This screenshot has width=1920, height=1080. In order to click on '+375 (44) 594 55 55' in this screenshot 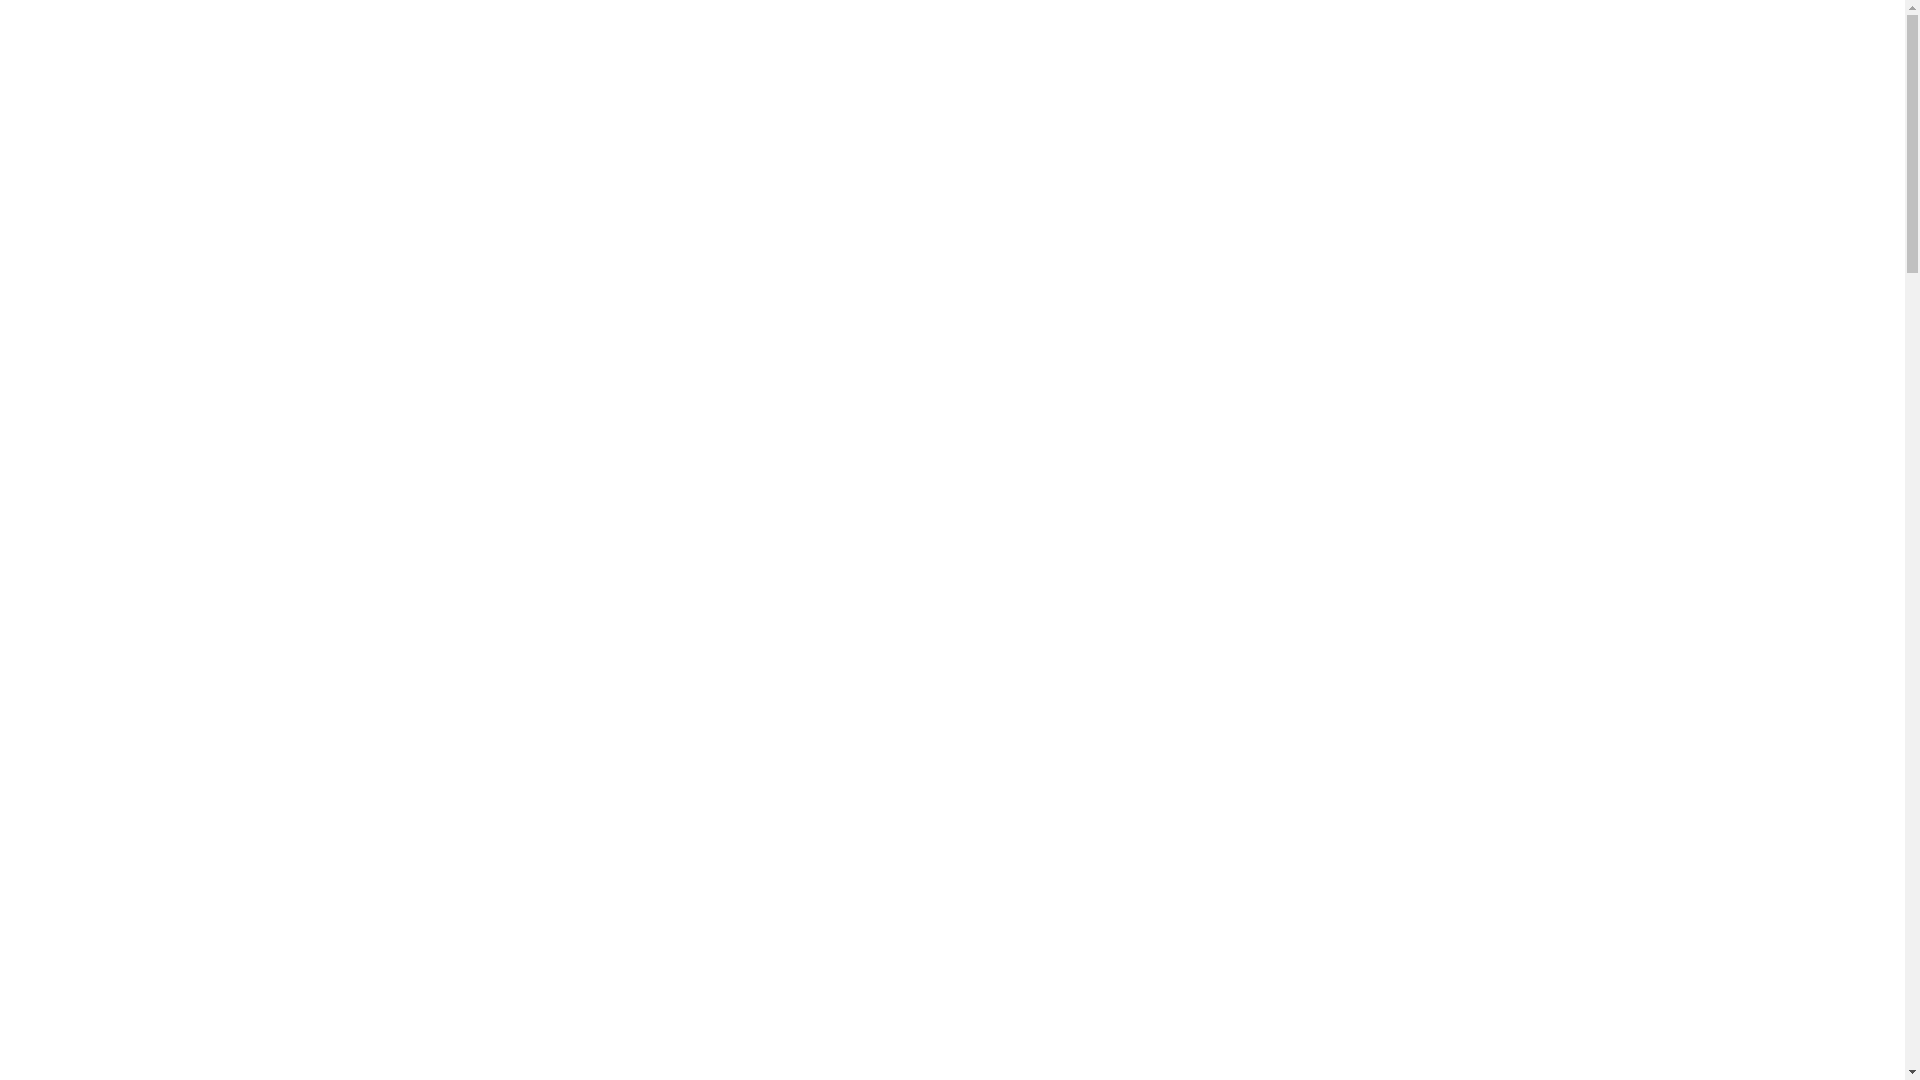, I will do `click(1493, 64)`.